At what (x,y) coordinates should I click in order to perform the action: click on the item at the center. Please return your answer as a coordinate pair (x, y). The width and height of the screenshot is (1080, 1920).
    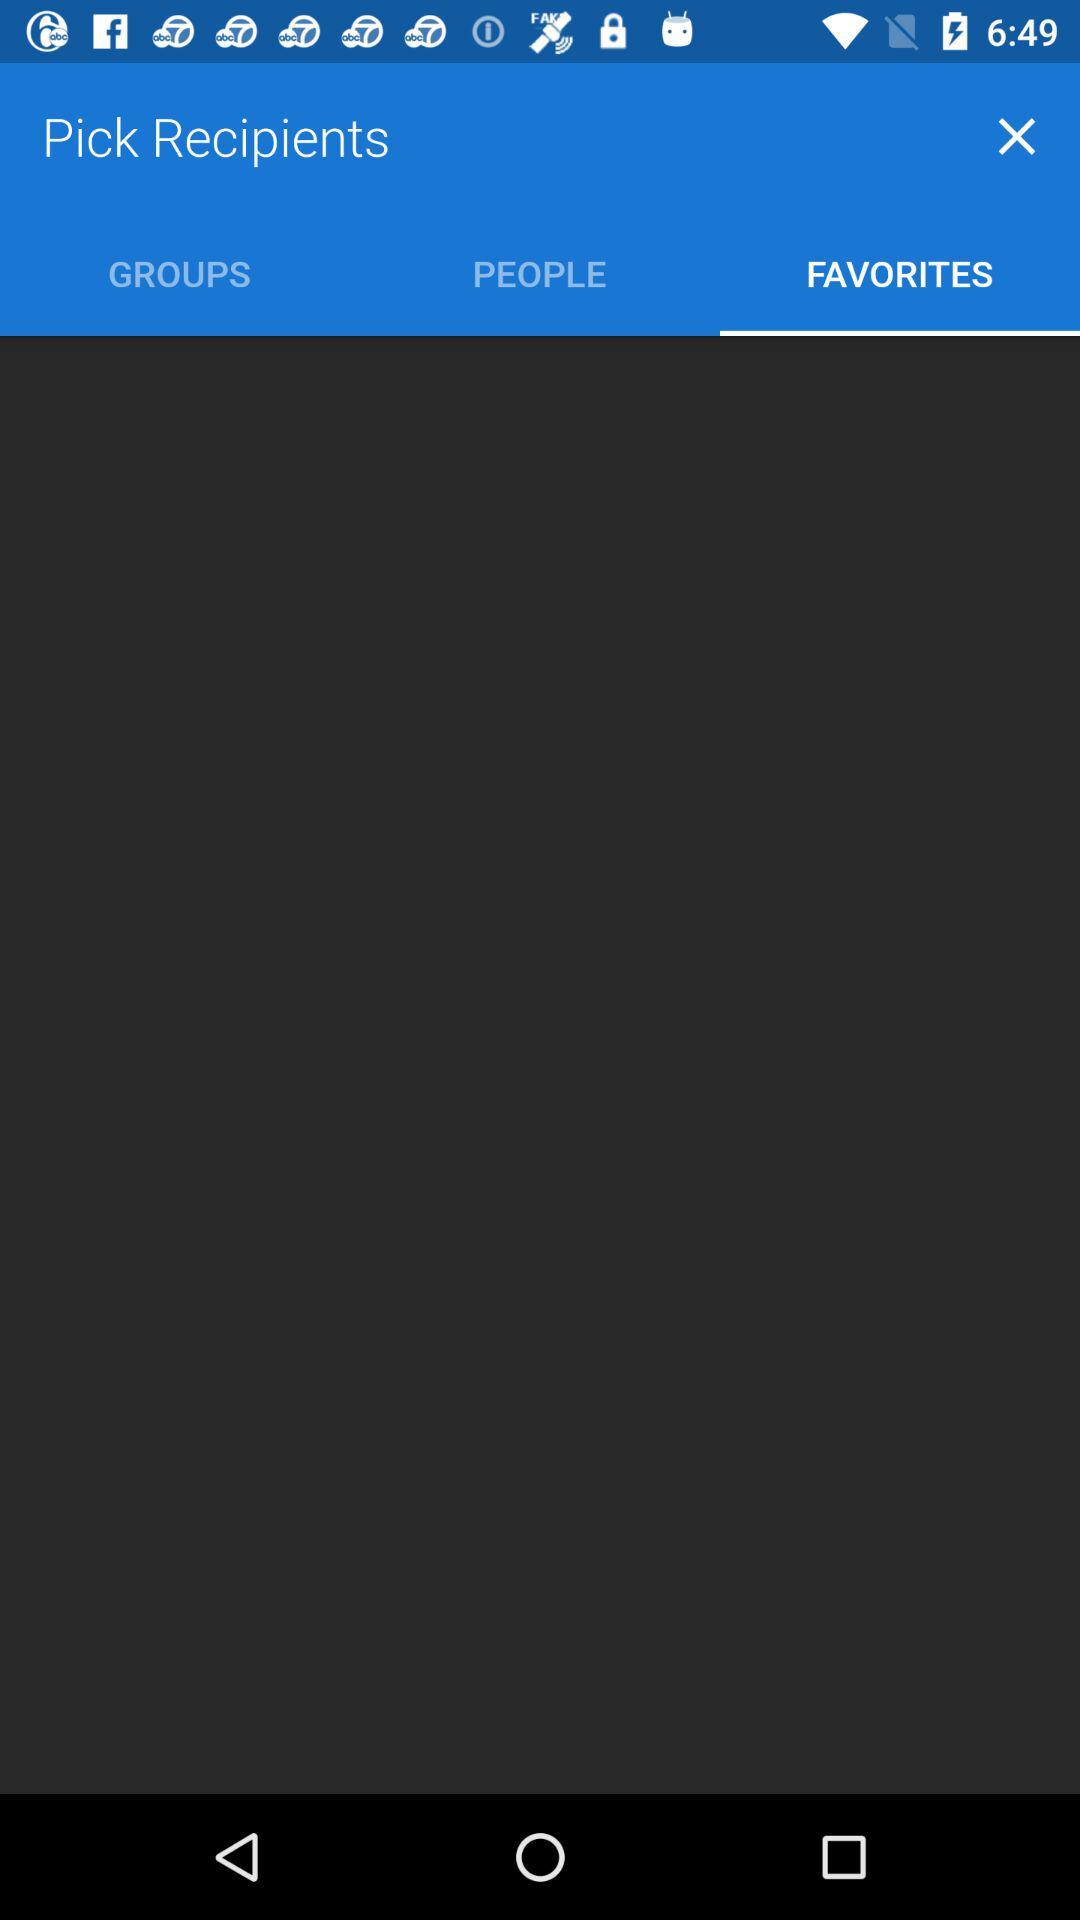
    Looking at the image, I should click on (540, 1064).